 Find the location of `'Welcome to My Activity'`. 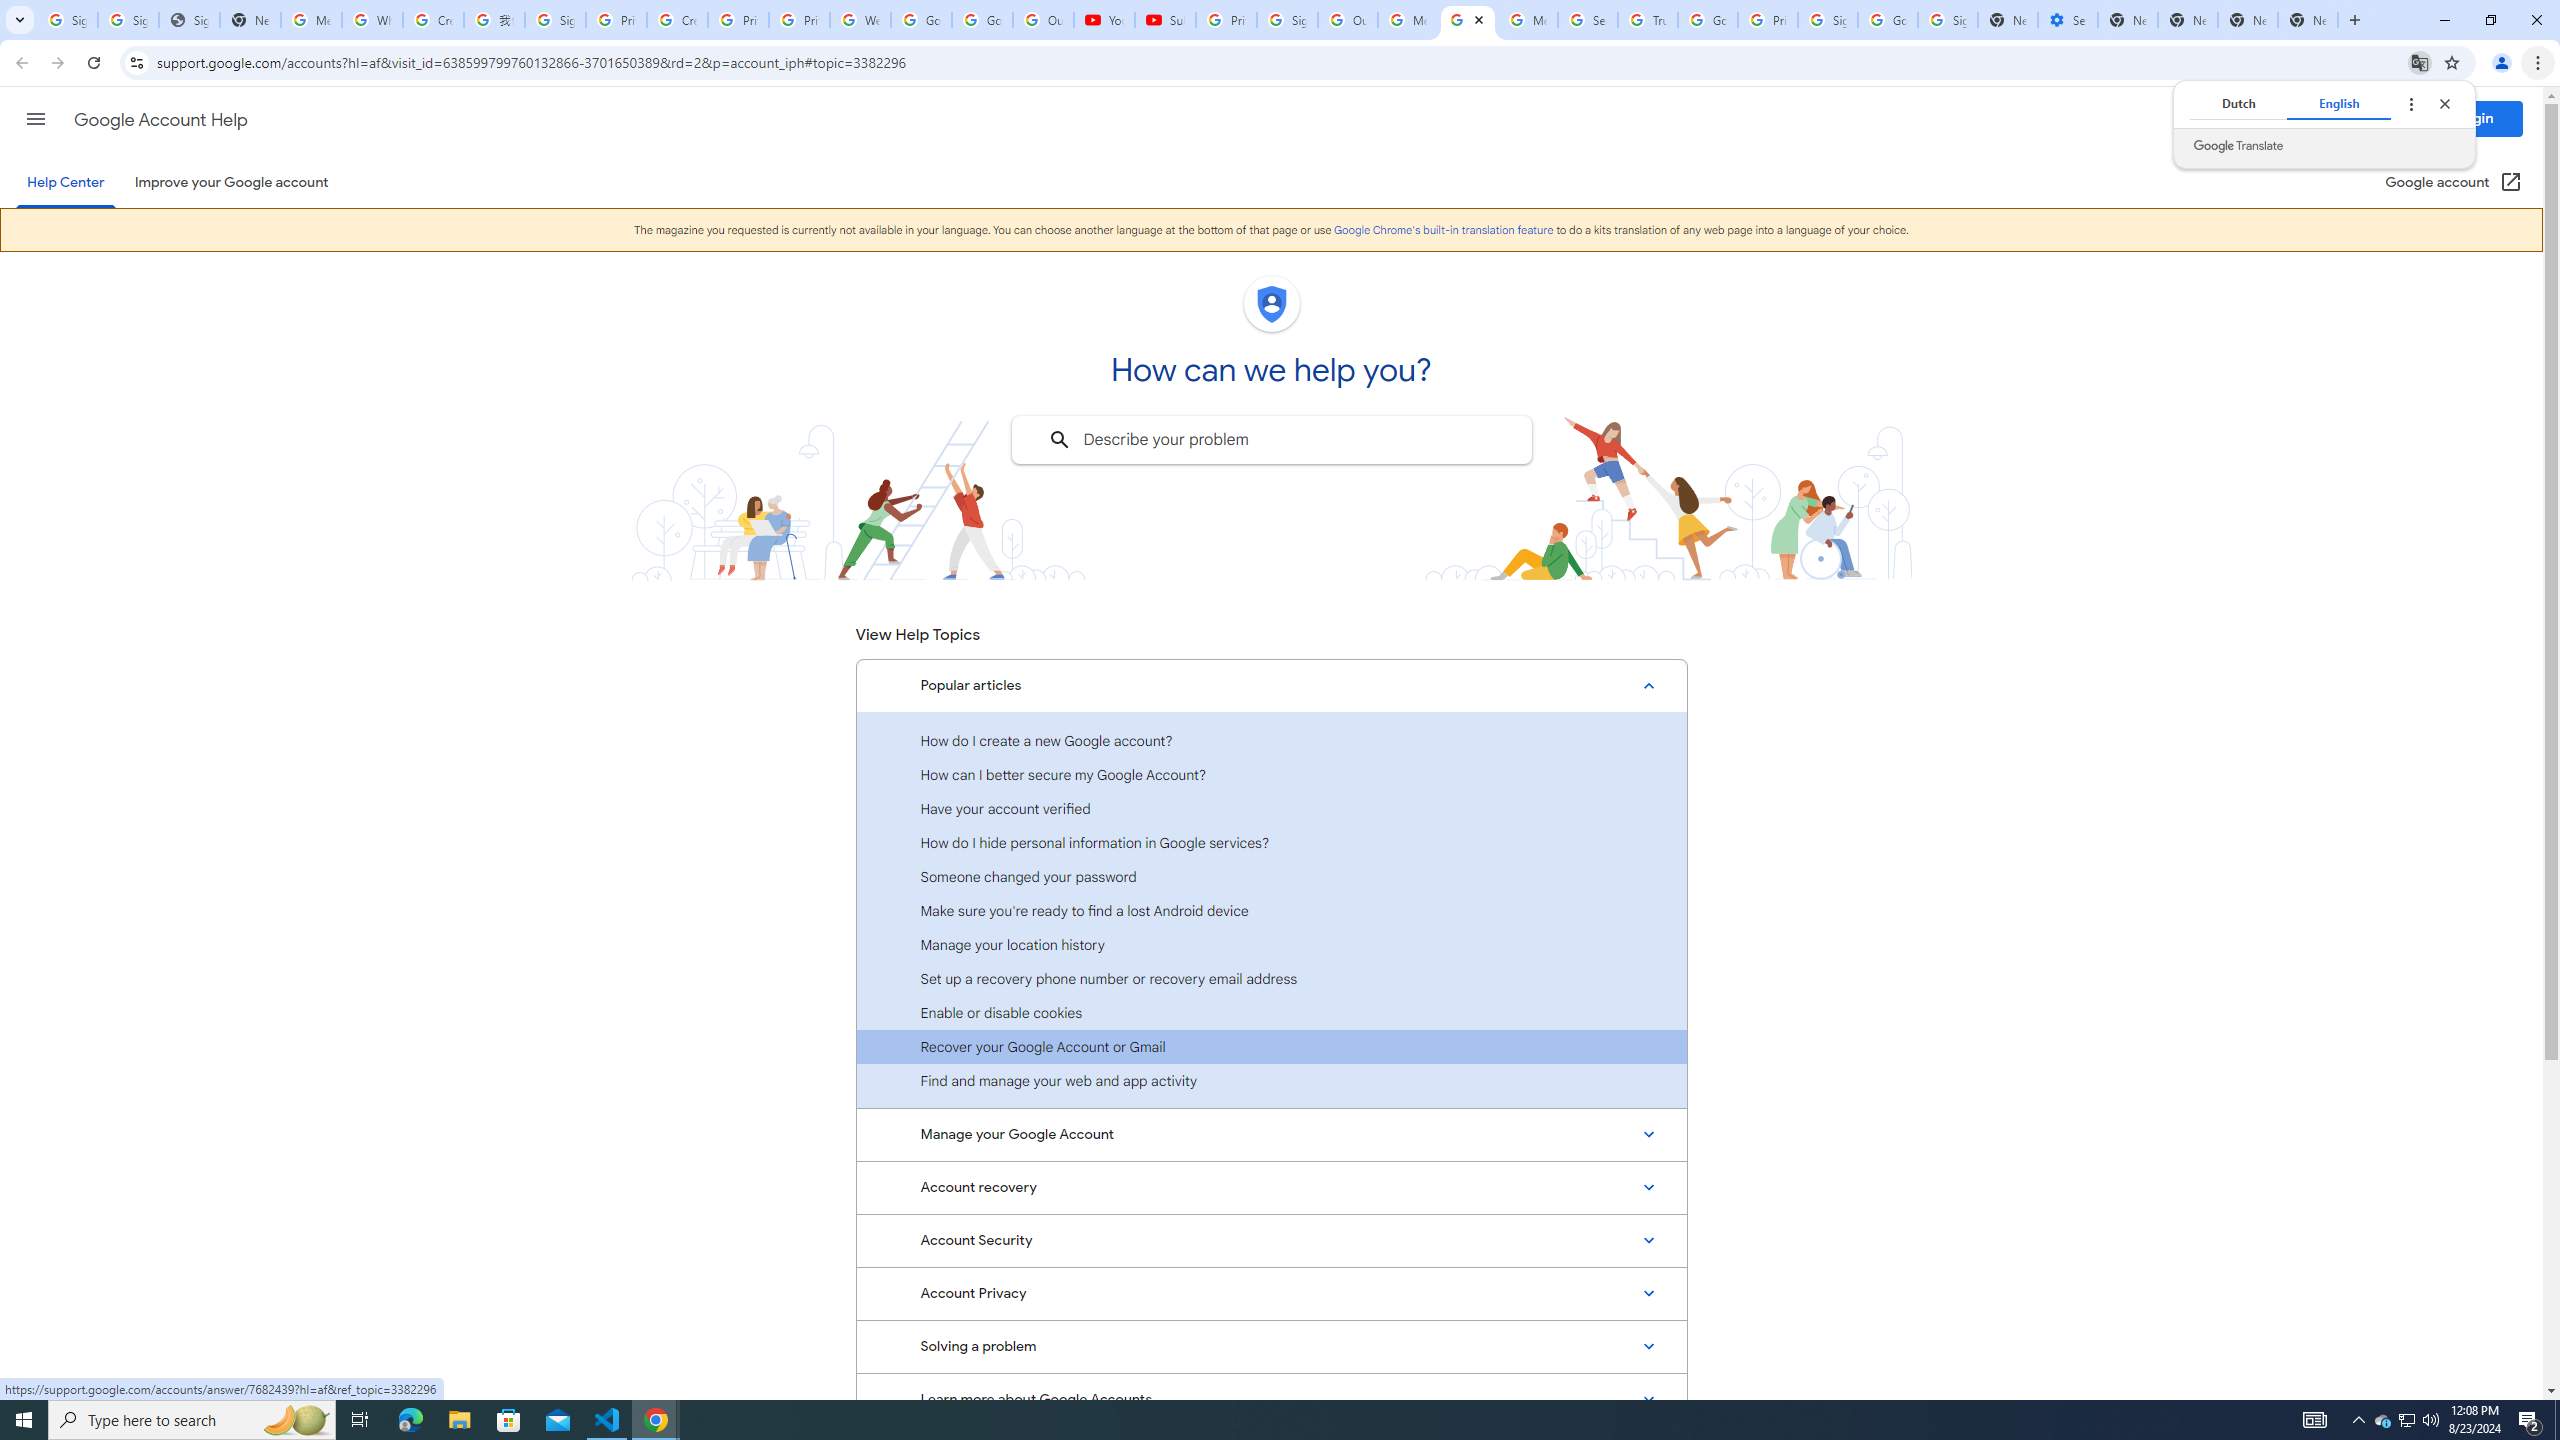

'Welcome to My Activity' is located at coordinates (860, 19).